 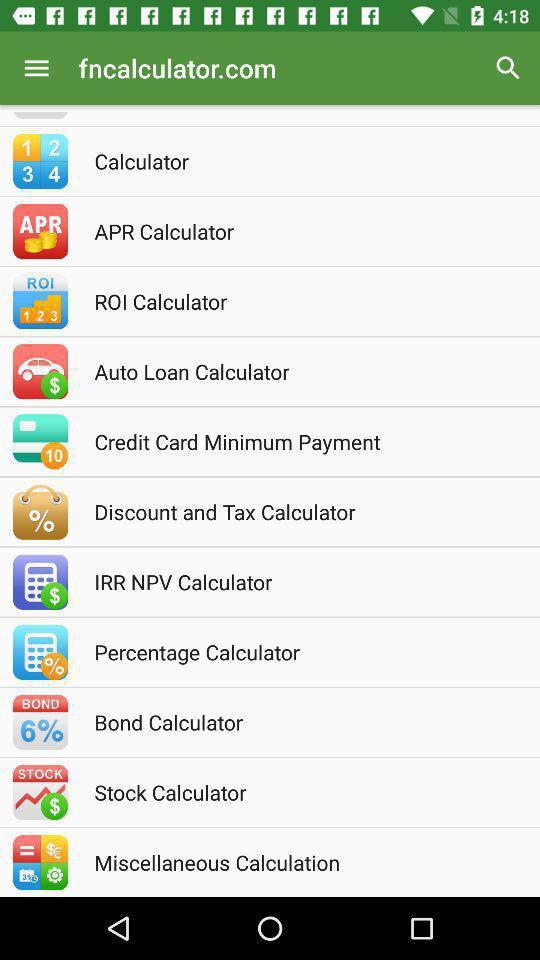 I want to click on the app to the left of fncalculator.com app, so click(x=36, y=68).